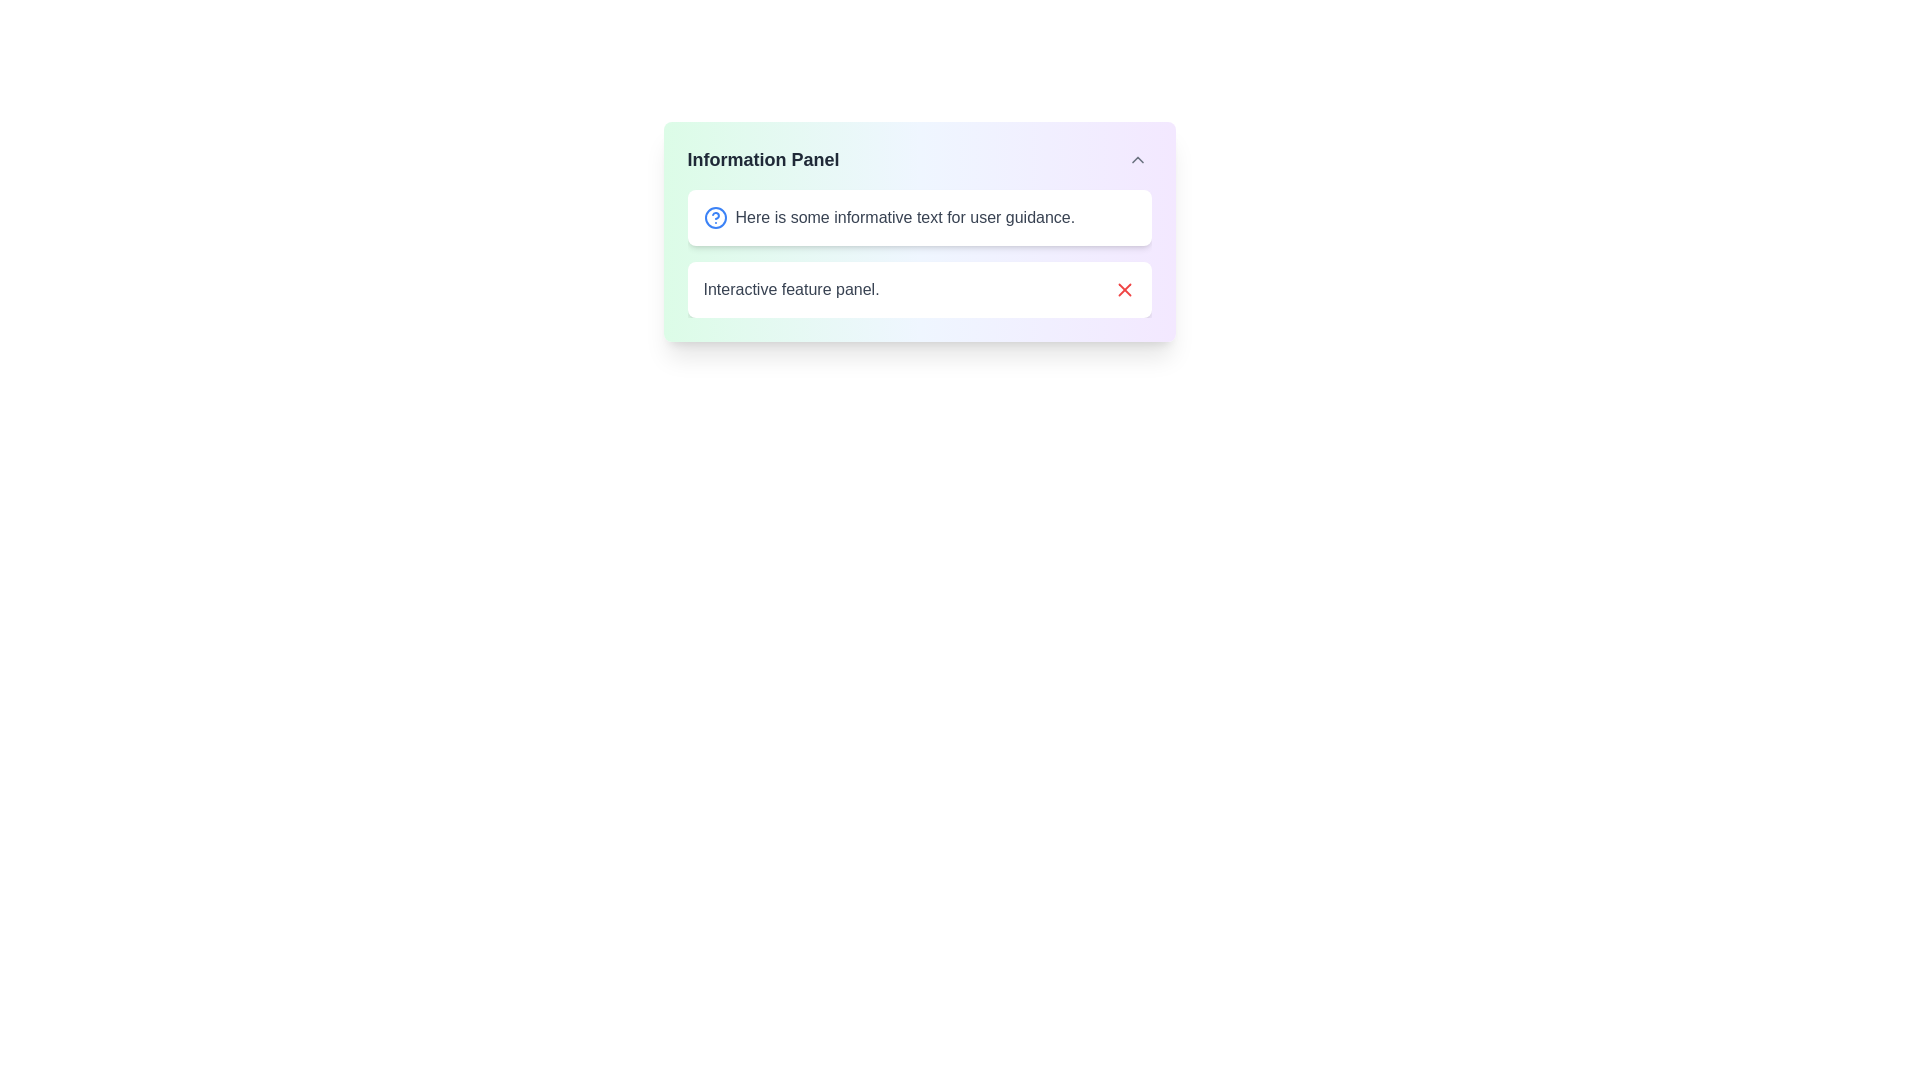  What do you see at coordinates (715, 218) in the screenshot?
I see `the SVG Circle with a blue outline and a question mark inside, located in the center of the icon in the top-left corner of the first text block within the 'Information Panel'` at bounding box center [715, 218].